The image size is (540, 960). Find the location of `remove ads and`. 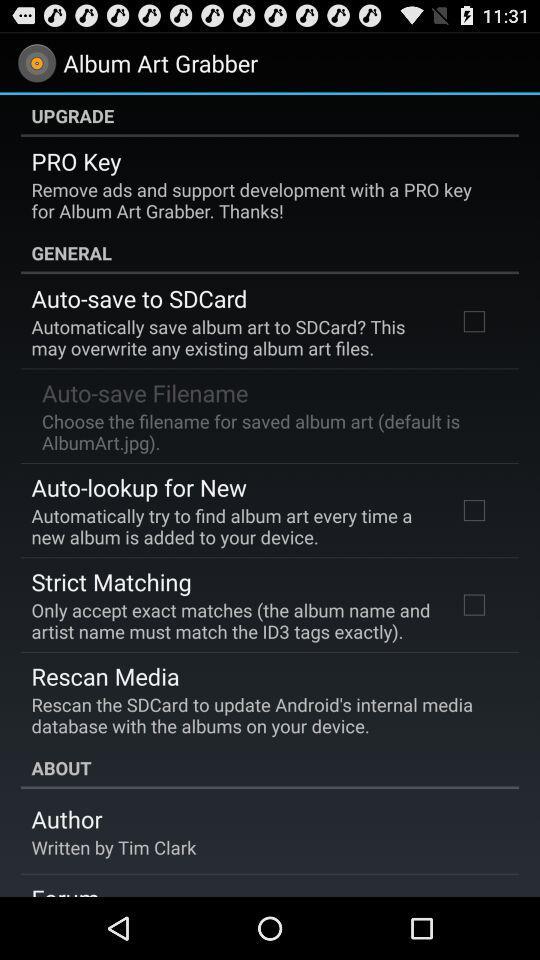

remove ads and is located at coordinates (263, 200).